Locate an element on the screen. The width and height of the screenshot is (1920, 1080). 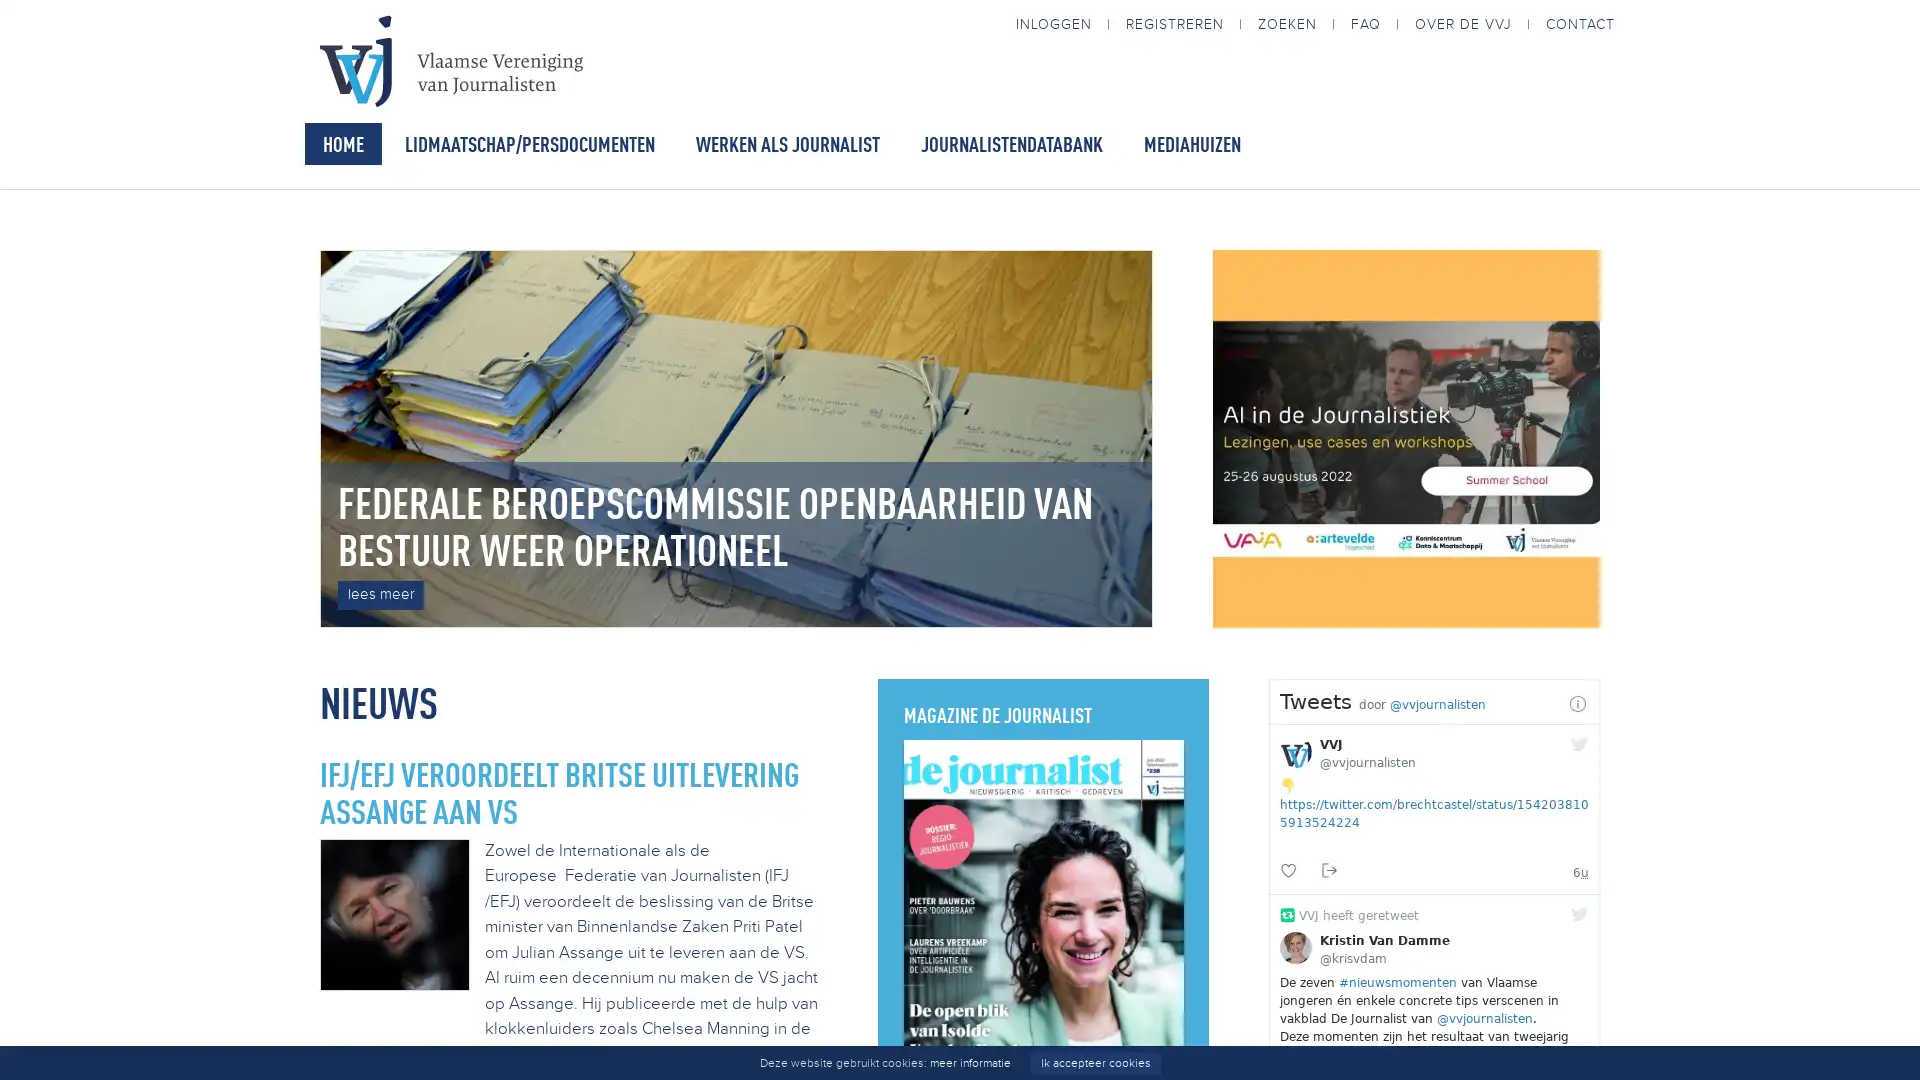
Ik accepteer cookies is located at coordinates (1093, 1062).